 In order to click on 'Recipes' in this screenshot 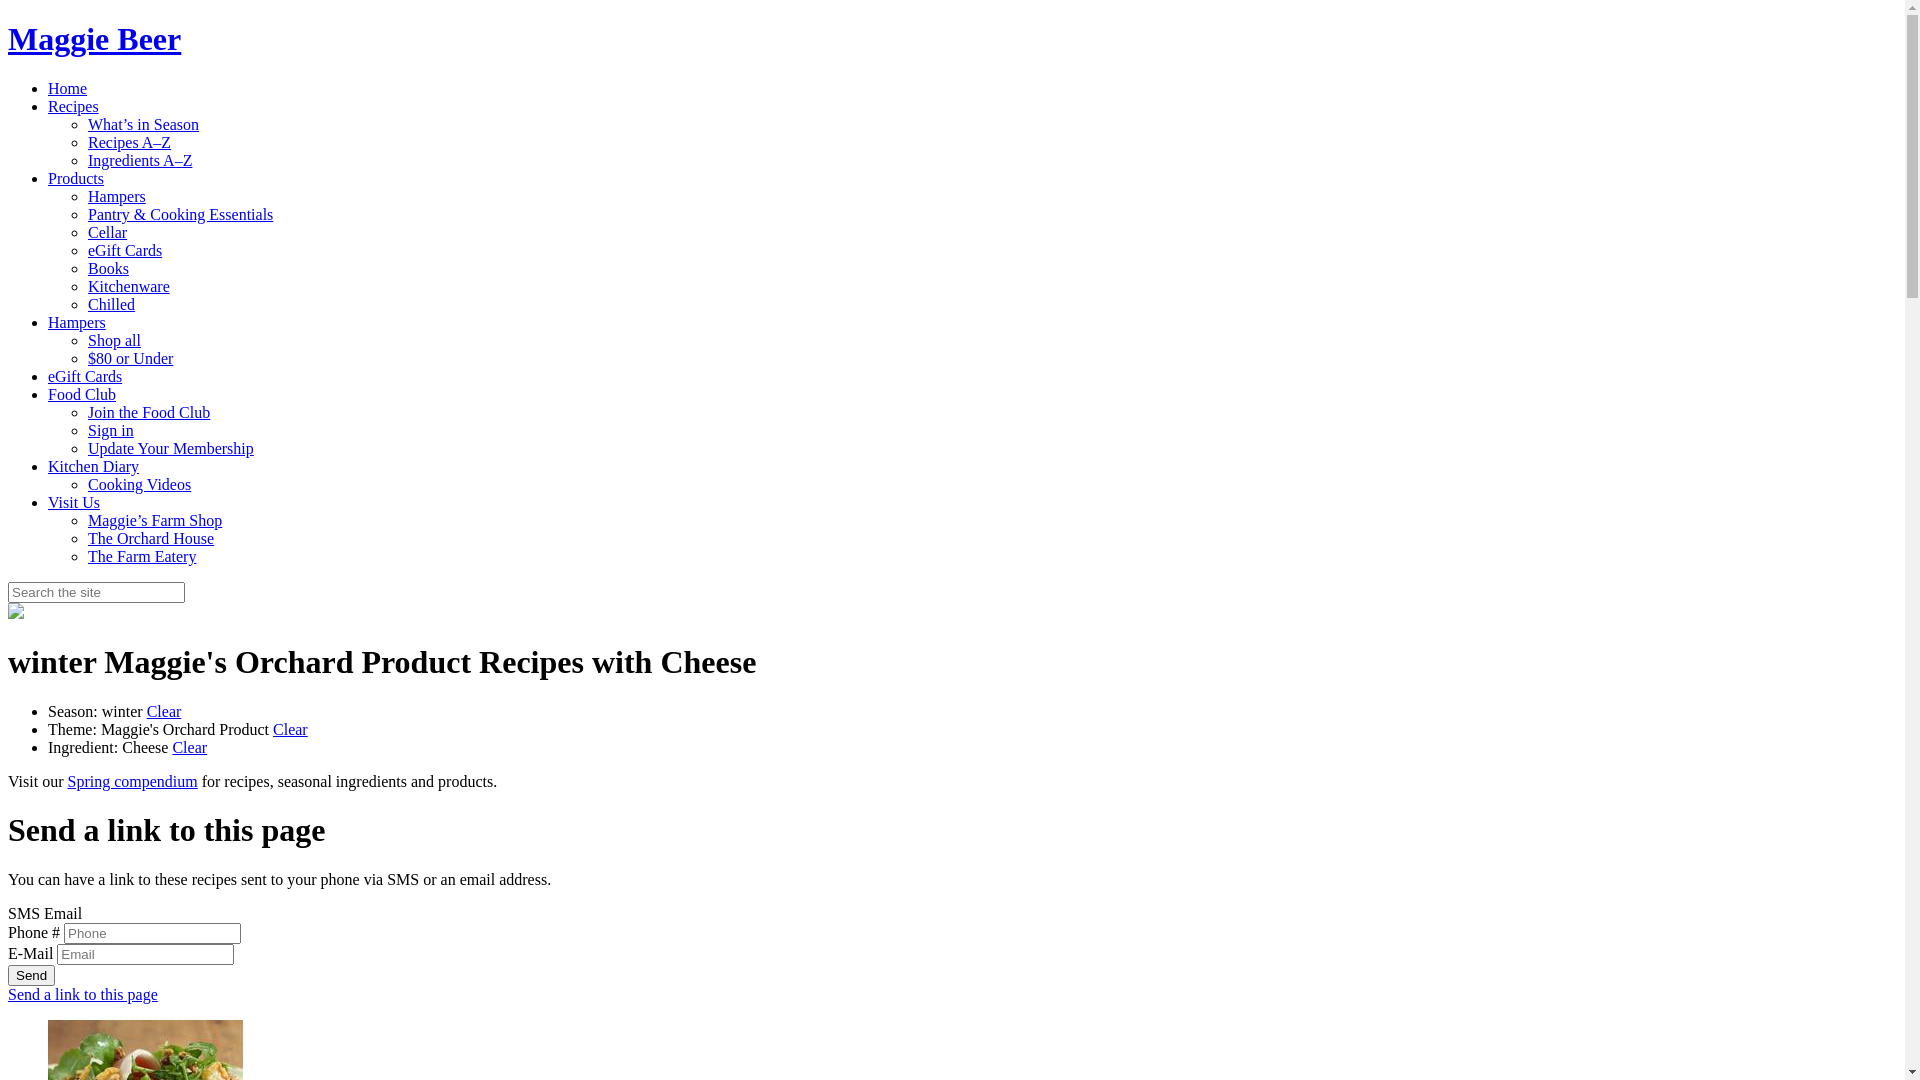, I will do `click(48, 106)`.